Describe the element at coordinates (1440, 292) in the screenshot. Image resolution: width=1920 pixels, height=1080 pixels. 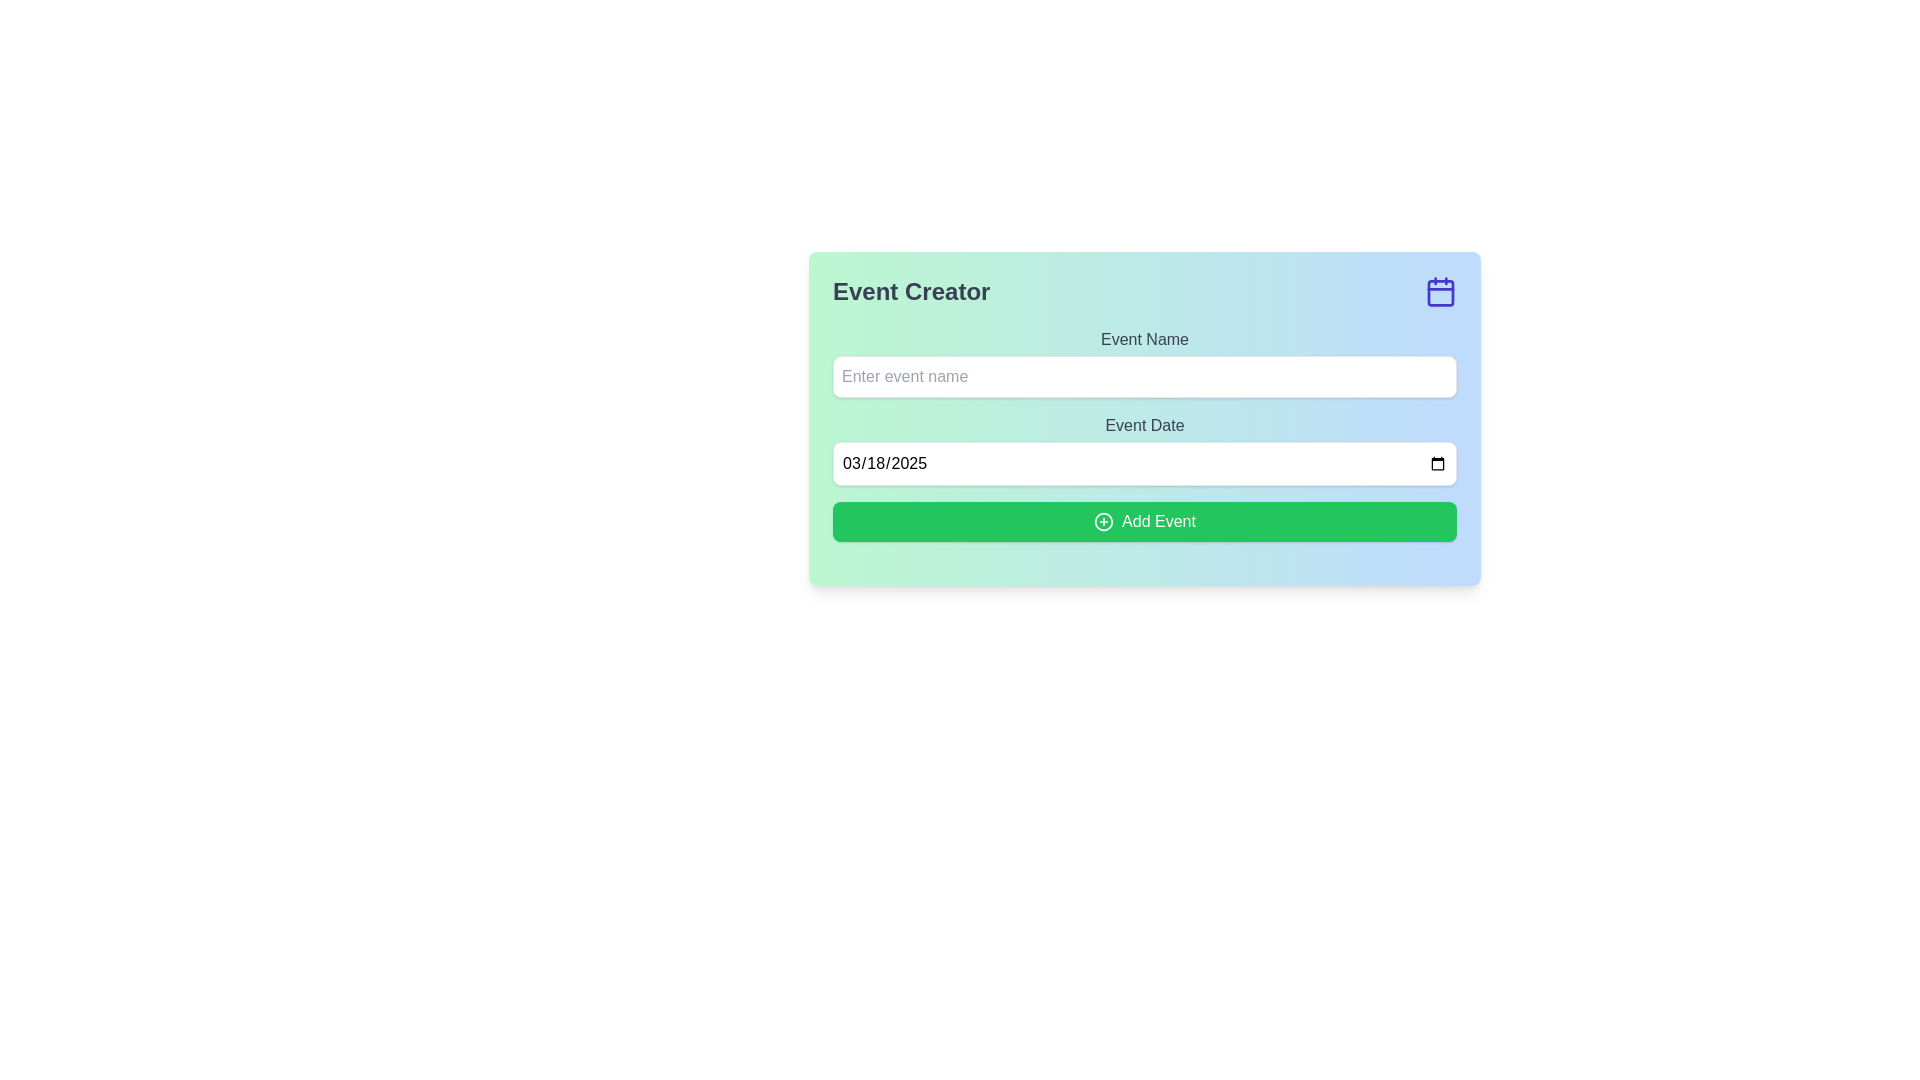
I see `the calendar-related icon located in the top-right corner of the 'Event Creator' section, aligned horizontally with the header text` at that location.